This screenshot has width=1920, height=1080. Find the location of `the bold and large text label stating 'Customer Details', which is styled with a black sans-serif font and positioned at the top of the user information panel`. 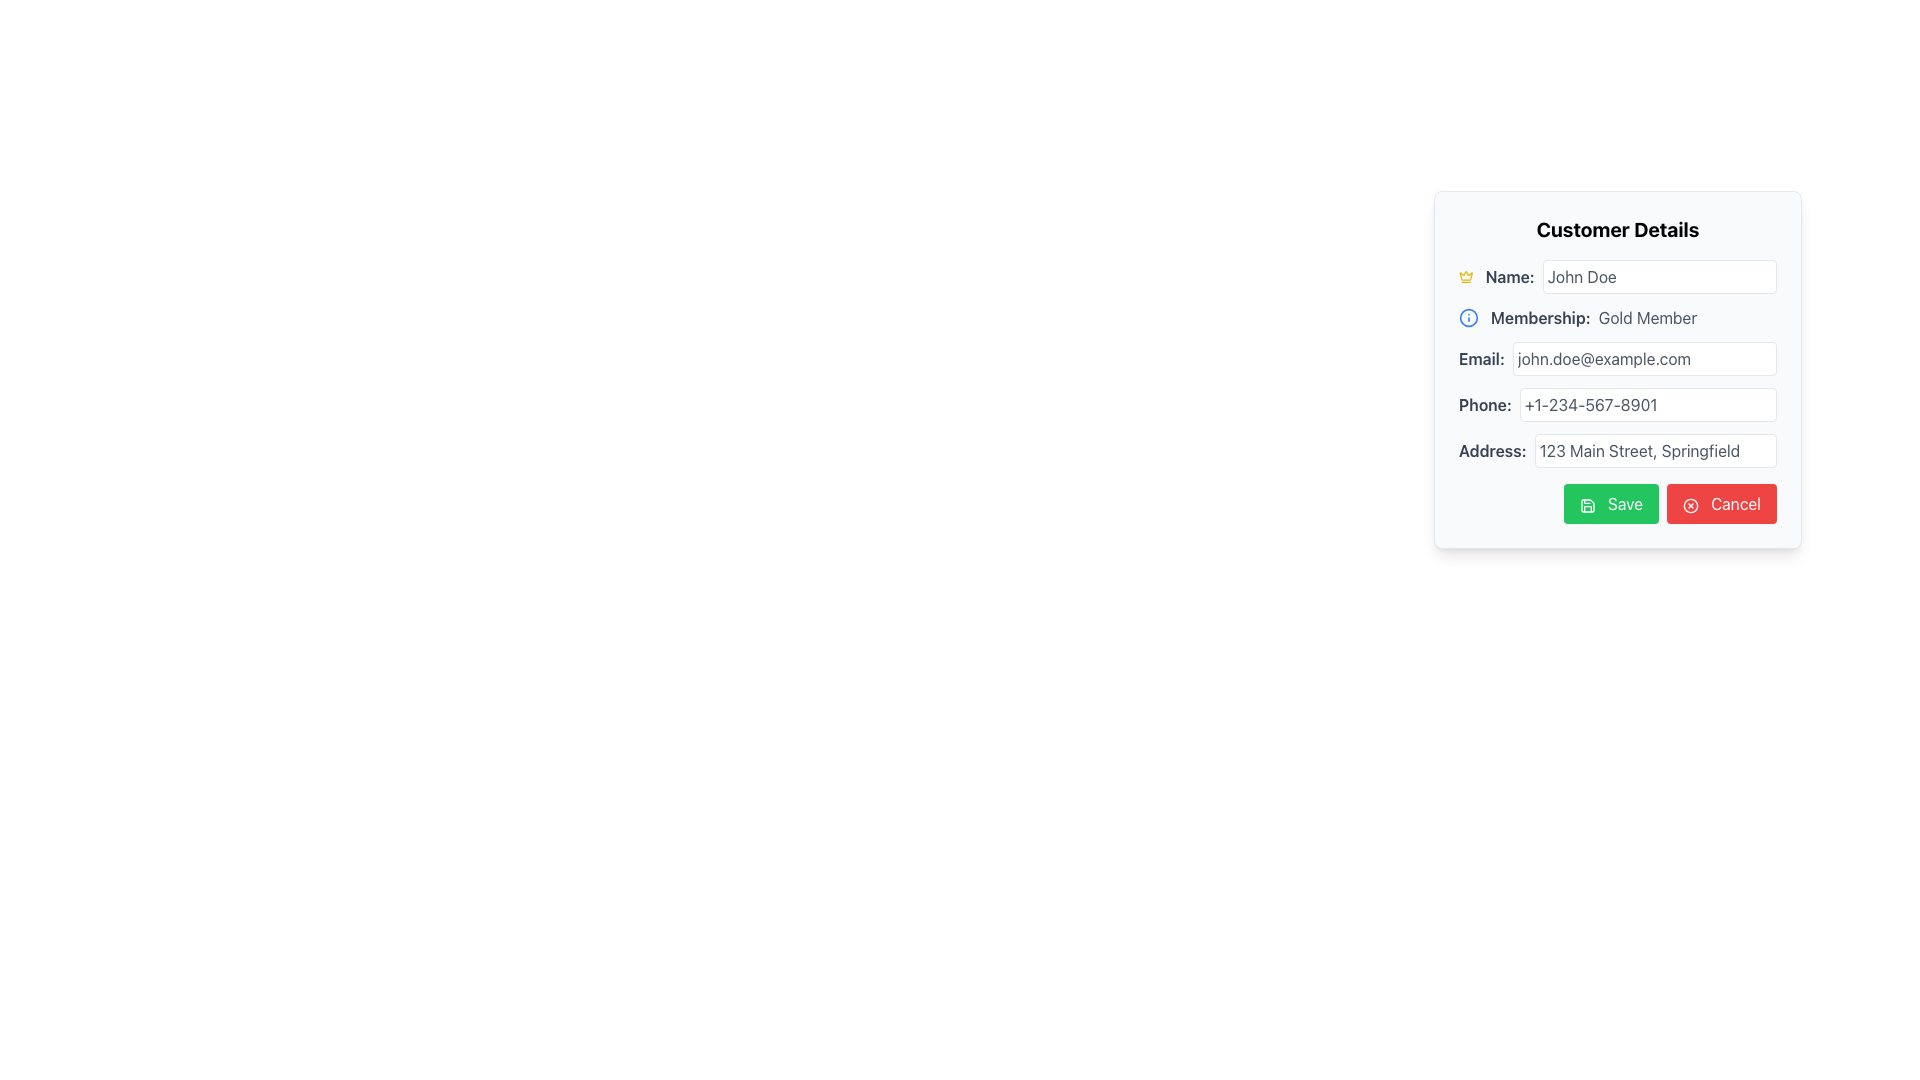

the bold and large text label stating 'Customer Details', which is styled with a black sans-serif font and positioned at the top of the user information panel is located at coordinates (1617, 229).